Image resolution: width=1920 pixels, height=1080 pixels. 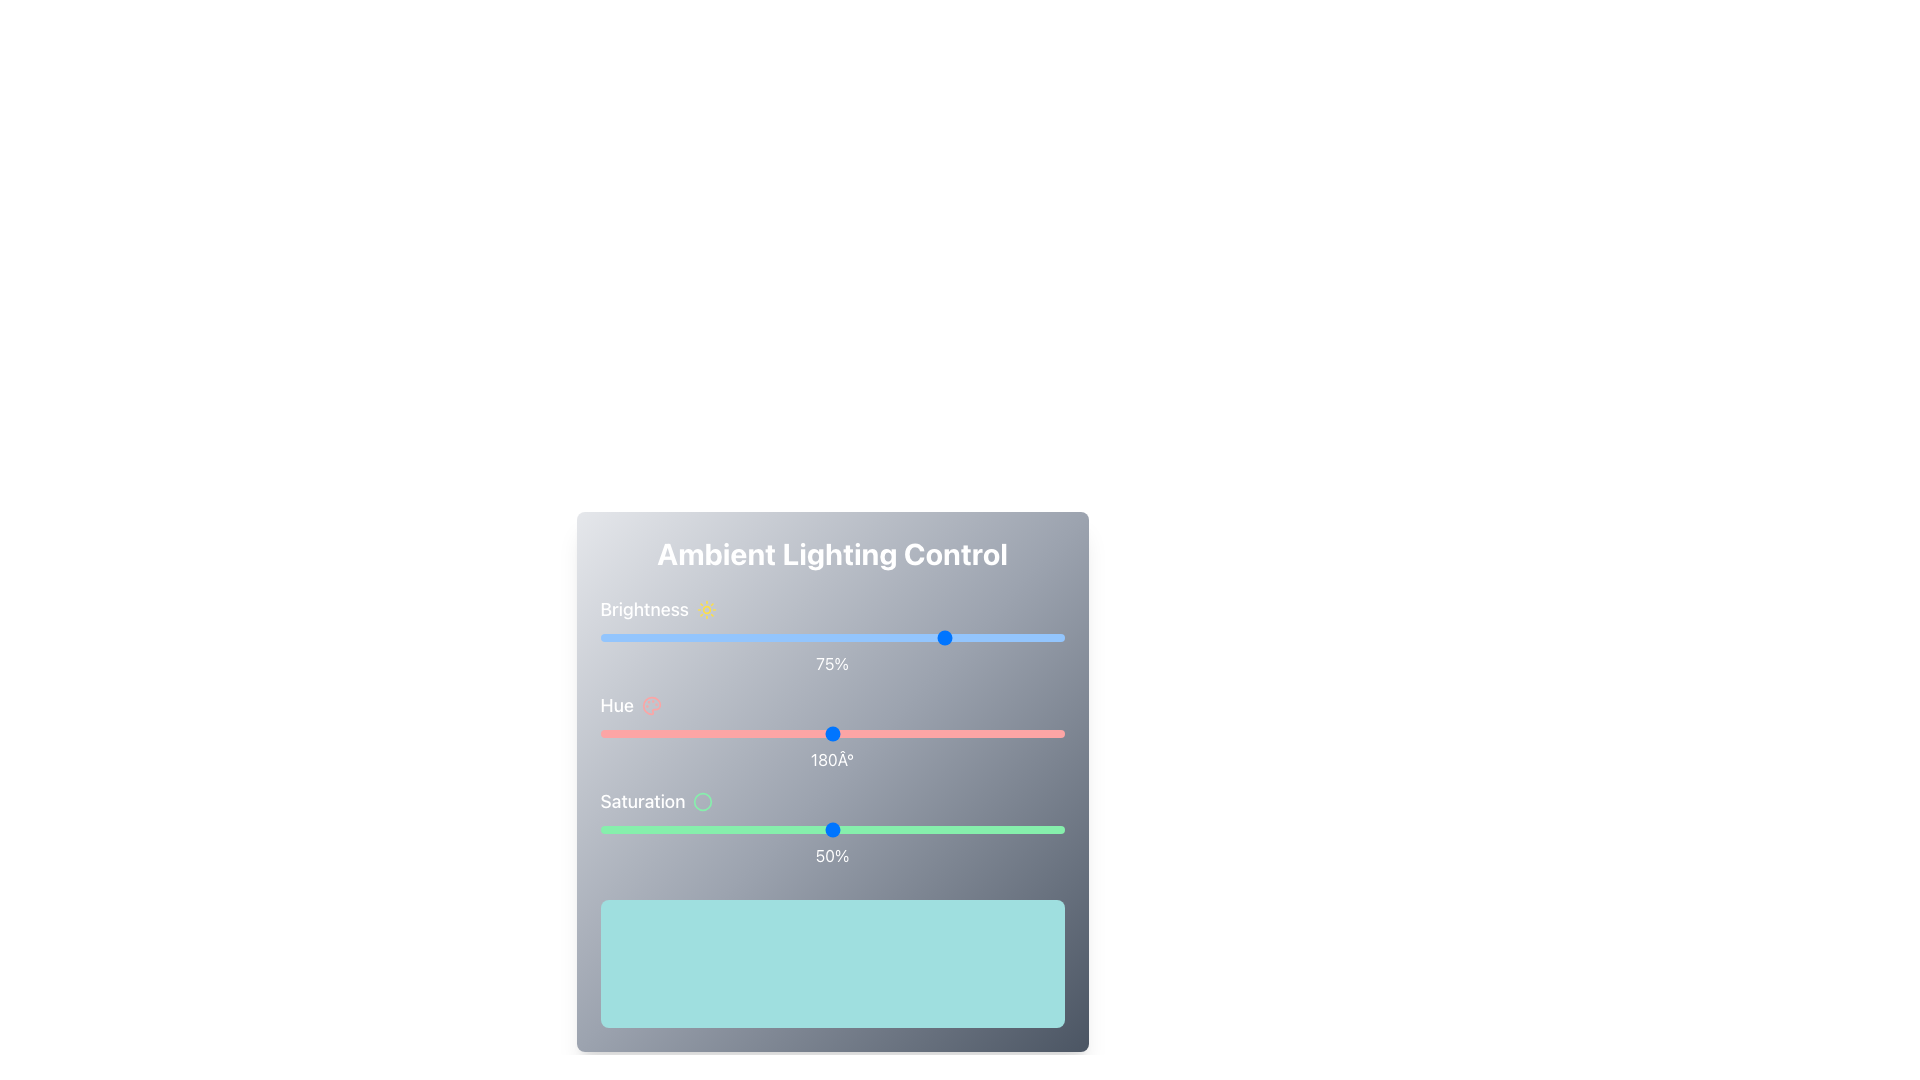 I want to click on hue, so click(x=816, y=733).